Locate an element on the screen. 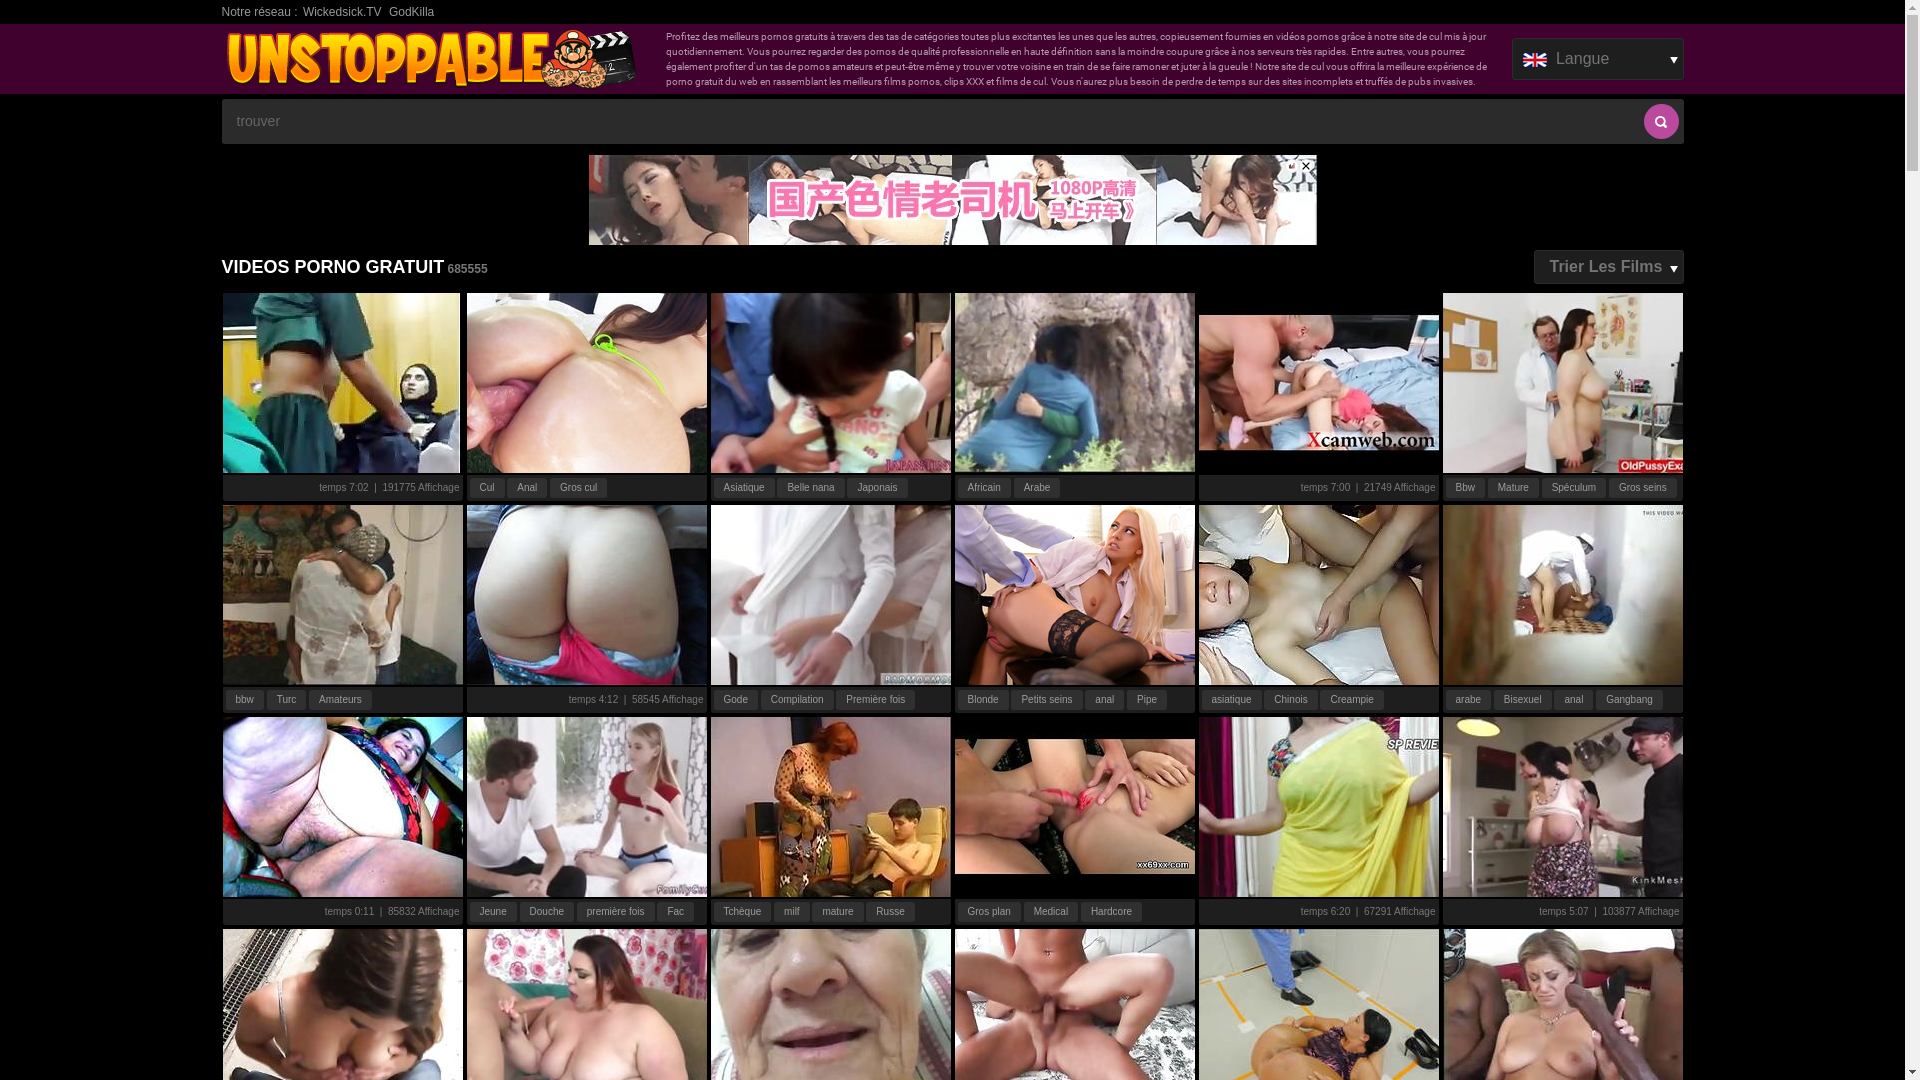 Image resolution: width=1920 pixels, height=1080 pixels. 'Mature' is located at coordinates (1513, 488).